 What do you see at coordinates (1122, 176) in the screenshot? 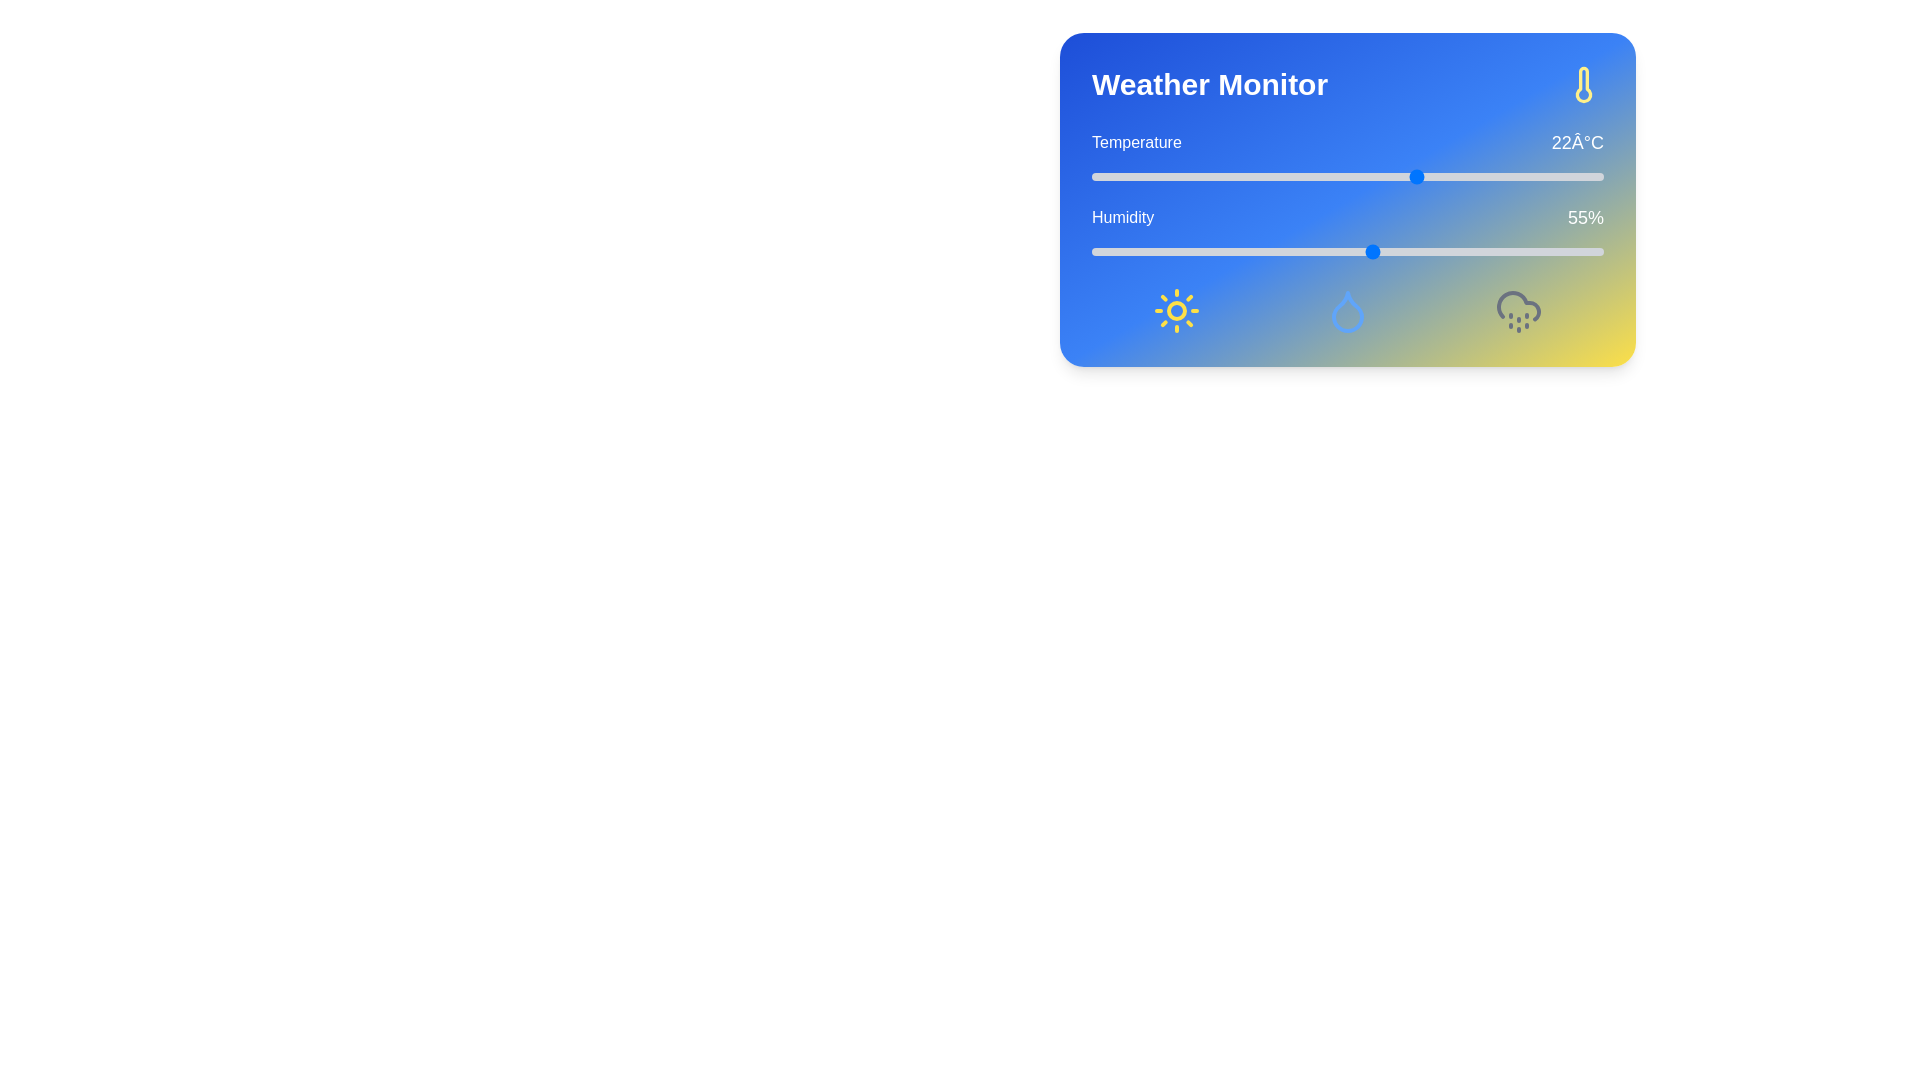
I see `the temperature slider to set the temperature to -7°C` at bounding box center [1122, 176].